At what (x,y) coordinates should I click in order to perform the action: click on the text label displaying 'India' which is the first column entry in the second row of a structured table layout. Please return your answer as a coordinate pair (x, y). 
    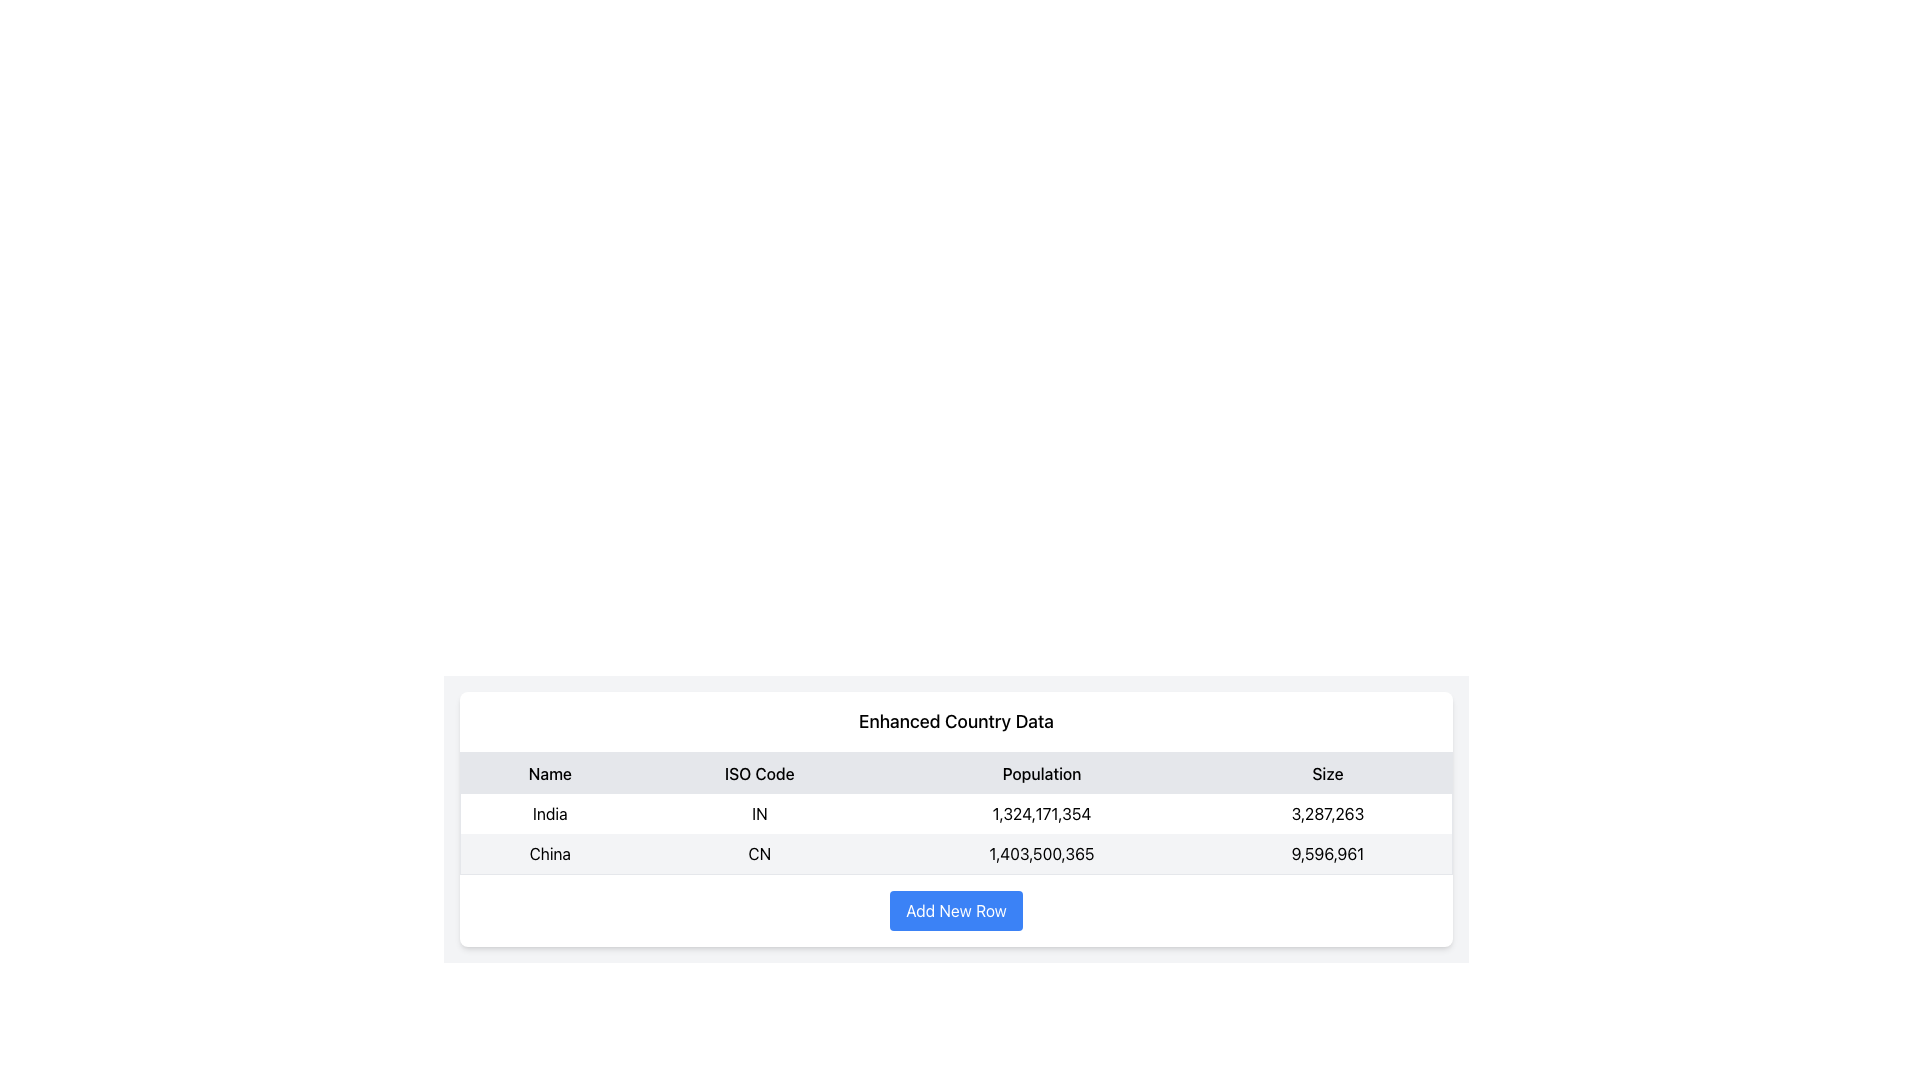
    Looking at the image, I should click on (550, 813).